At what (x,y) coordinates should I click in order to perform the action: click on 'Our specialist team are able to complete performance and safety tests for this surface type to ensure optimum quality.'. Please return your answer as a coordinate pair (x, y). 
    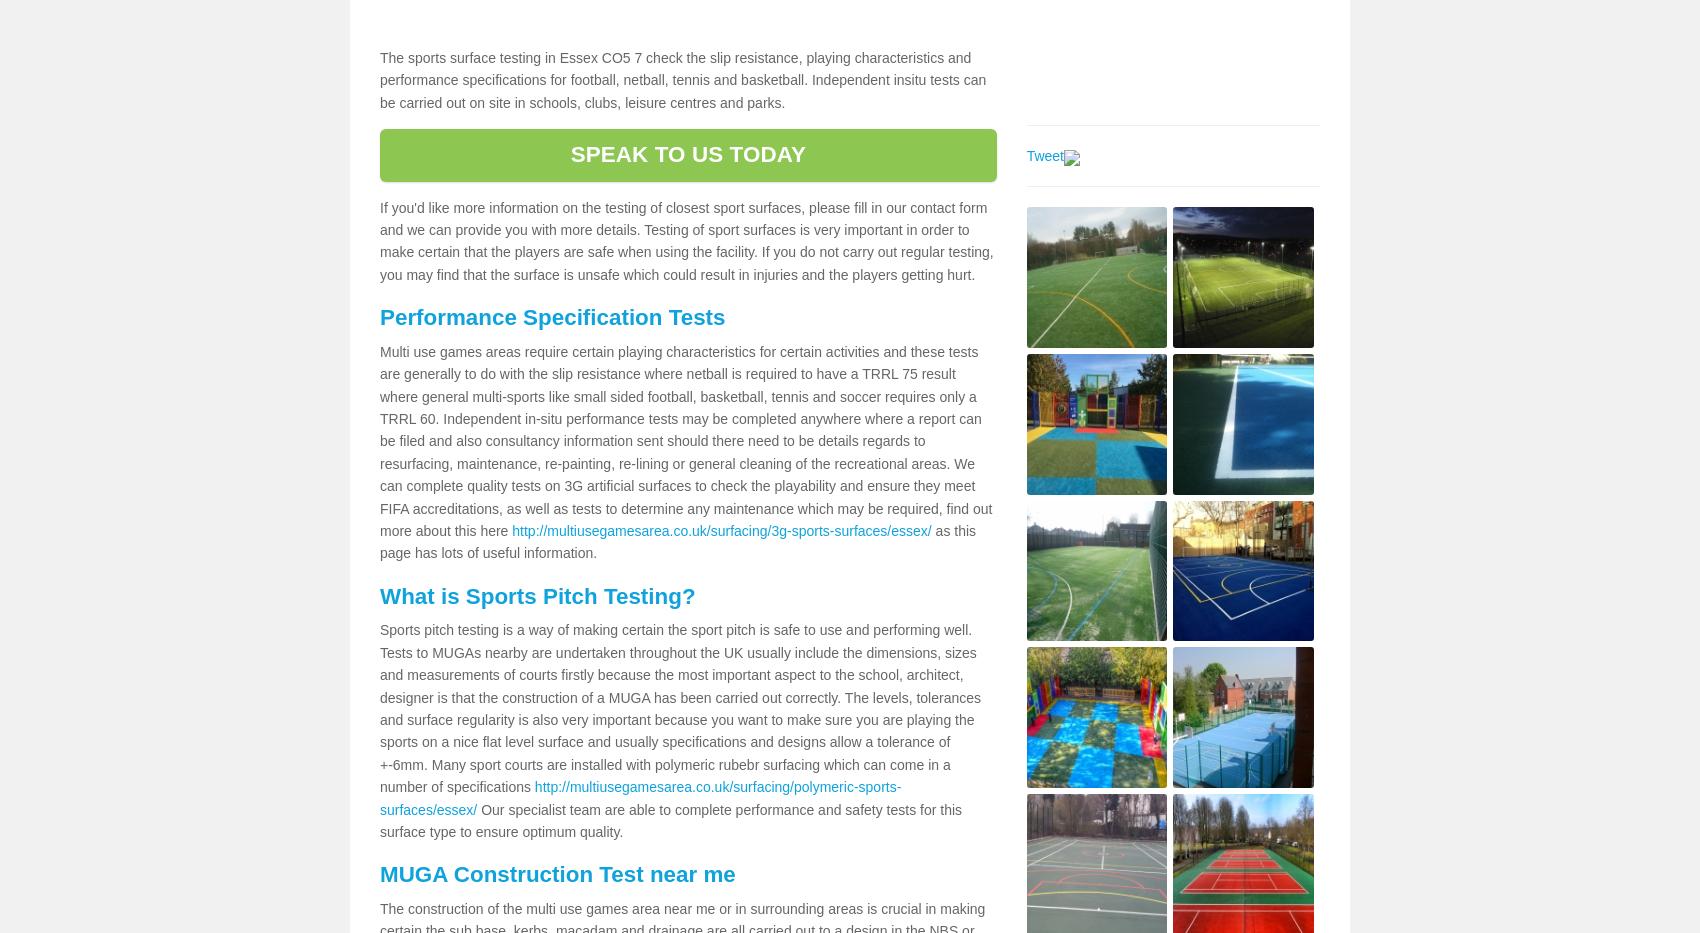
    Looking at the image, I should click on (670, 820).